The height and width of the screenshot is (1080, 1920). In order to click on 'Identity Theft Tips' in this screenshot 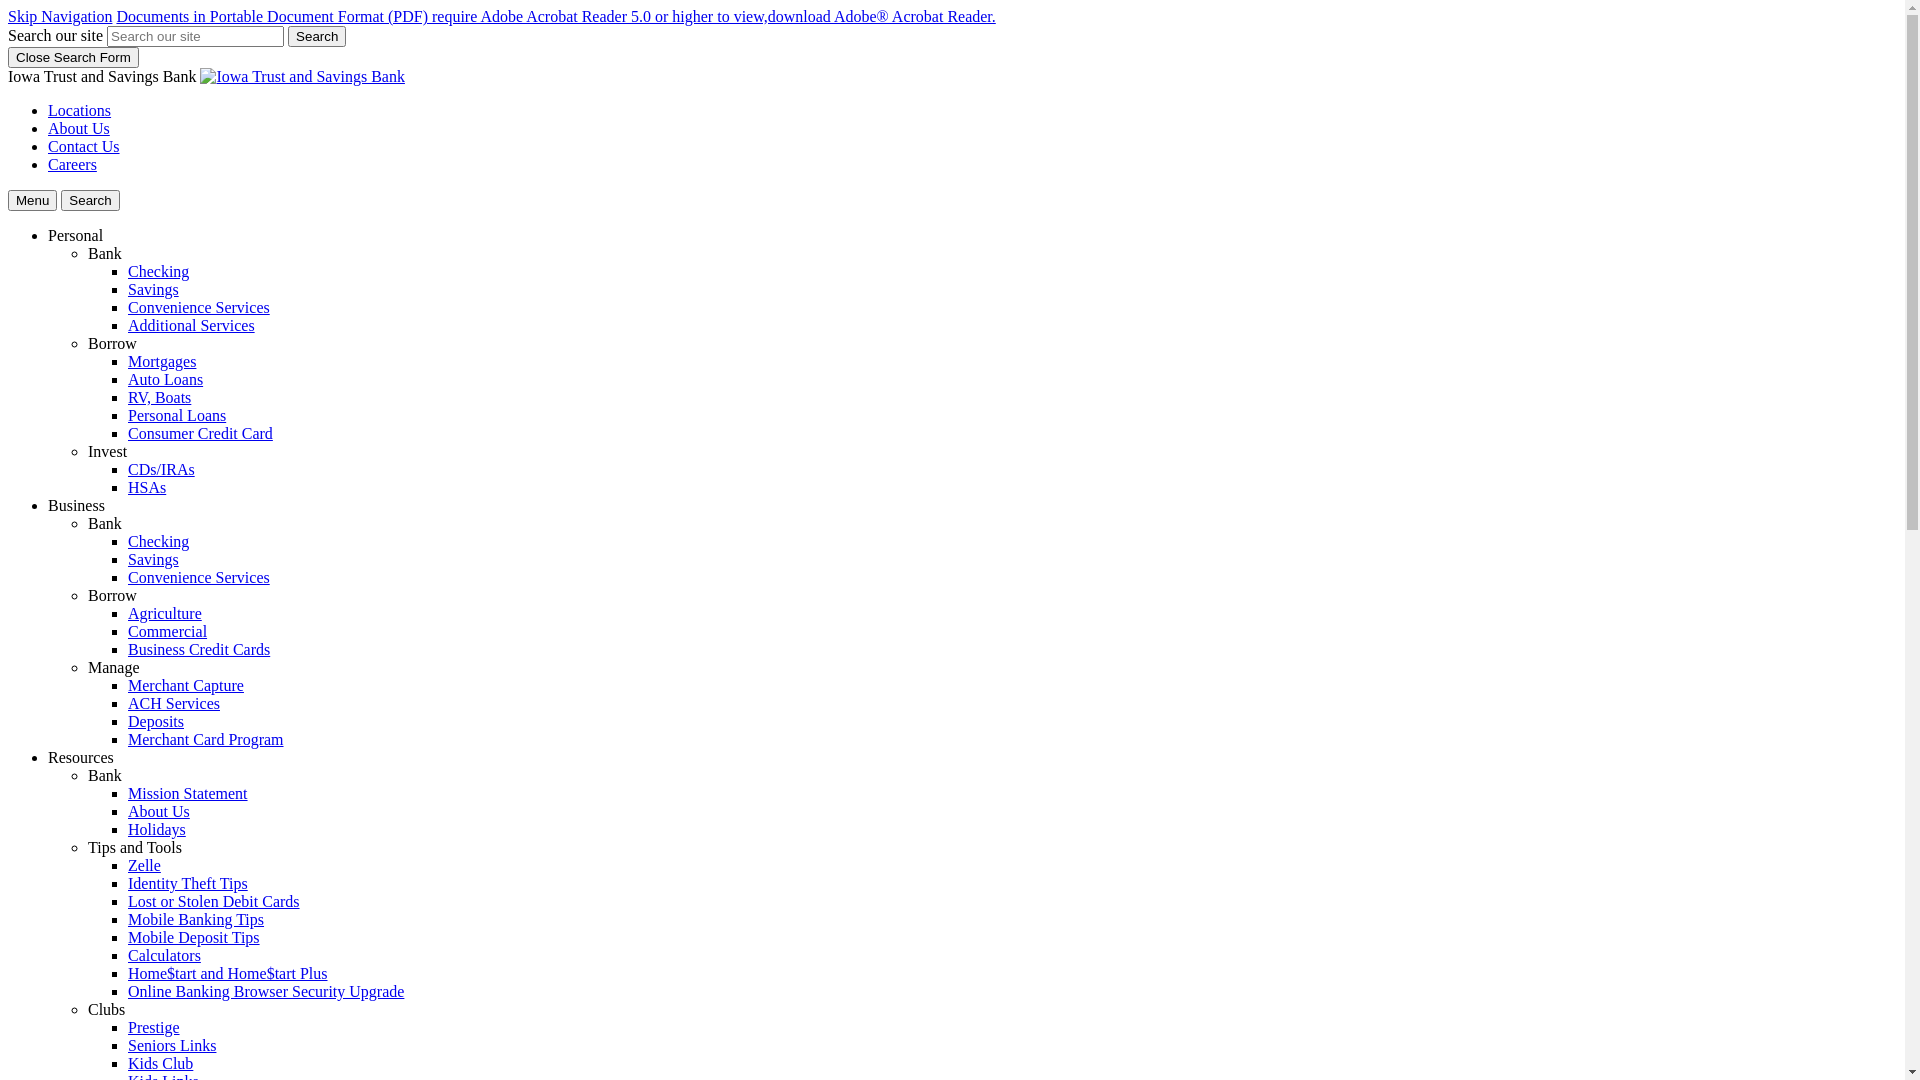, I will do `click(187, 882)`.